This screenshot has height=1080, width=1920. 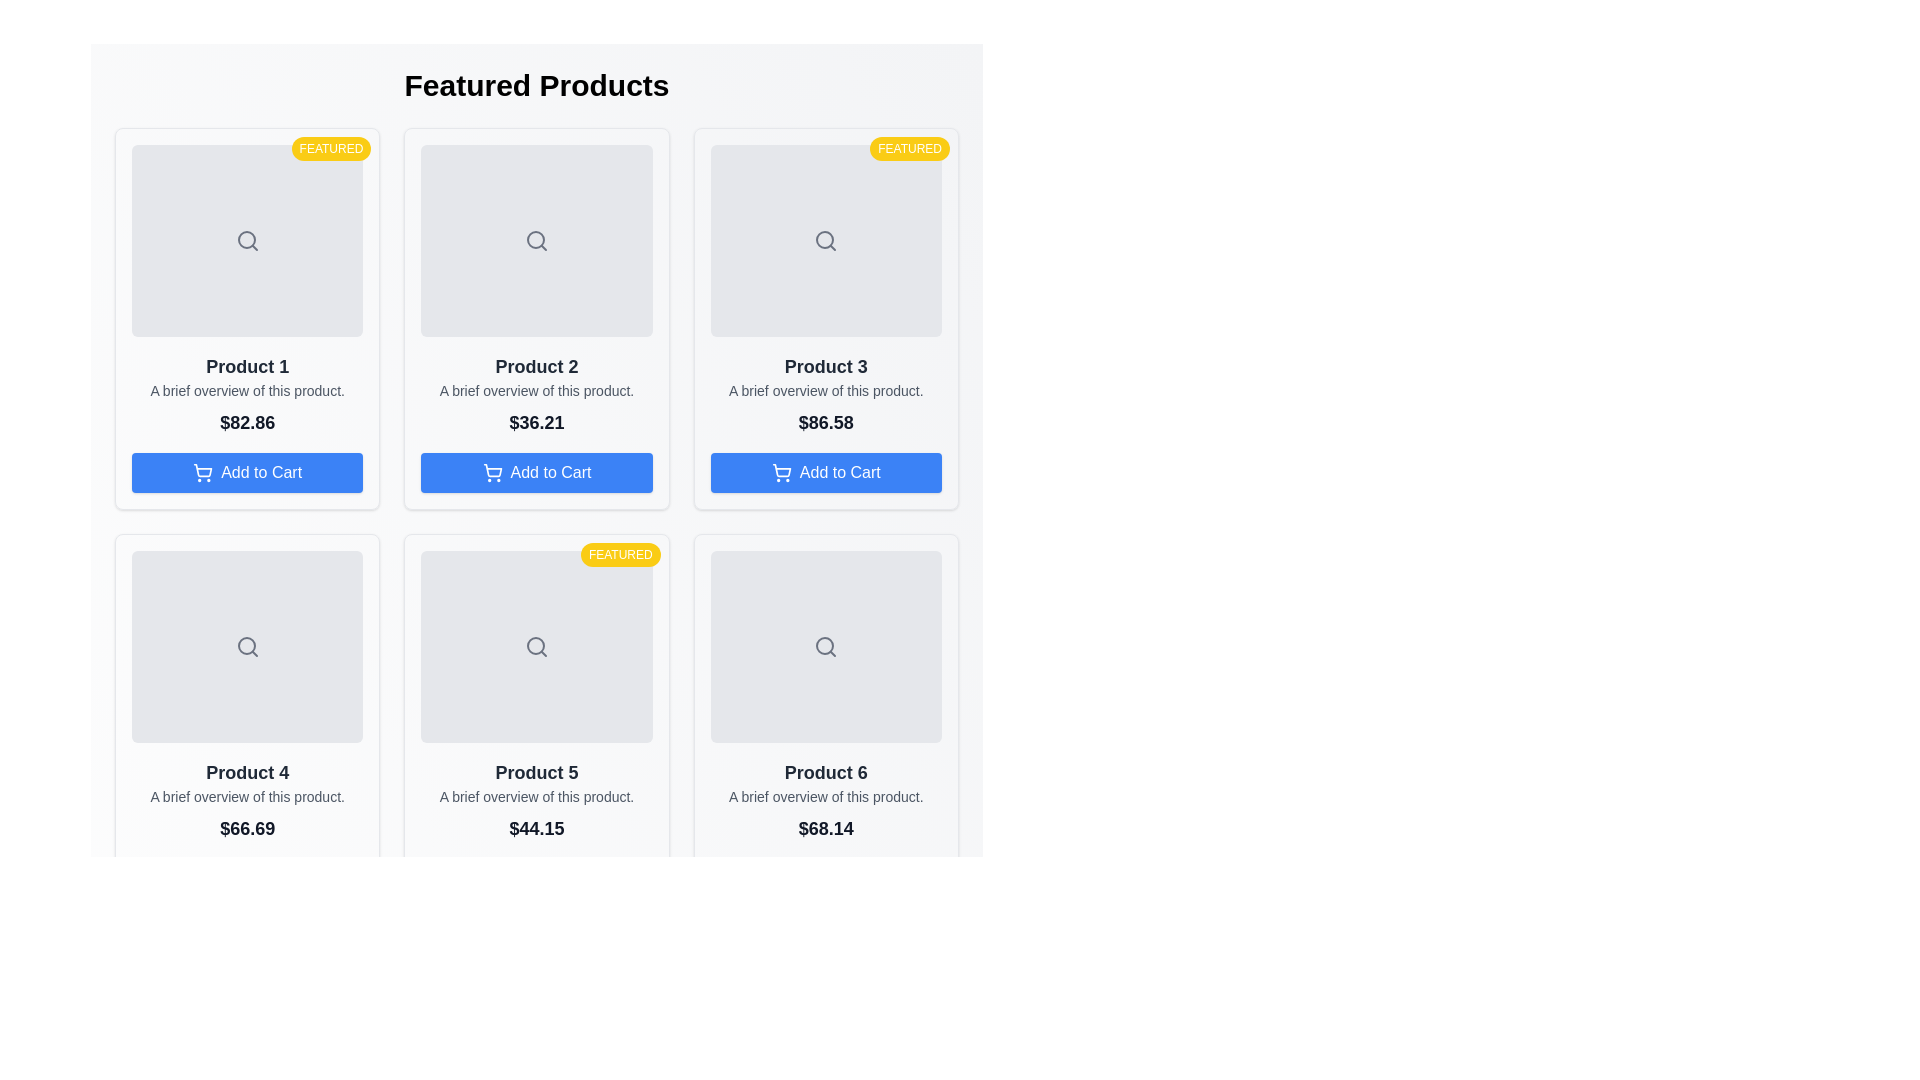 What do you see at coordinates (246, 796) in the screenshot?
I see `the text block that describes 'Product 4', located in the bottom-left cell of the product card, situated below the product title and above the price display` at bounding box center [246, 796].